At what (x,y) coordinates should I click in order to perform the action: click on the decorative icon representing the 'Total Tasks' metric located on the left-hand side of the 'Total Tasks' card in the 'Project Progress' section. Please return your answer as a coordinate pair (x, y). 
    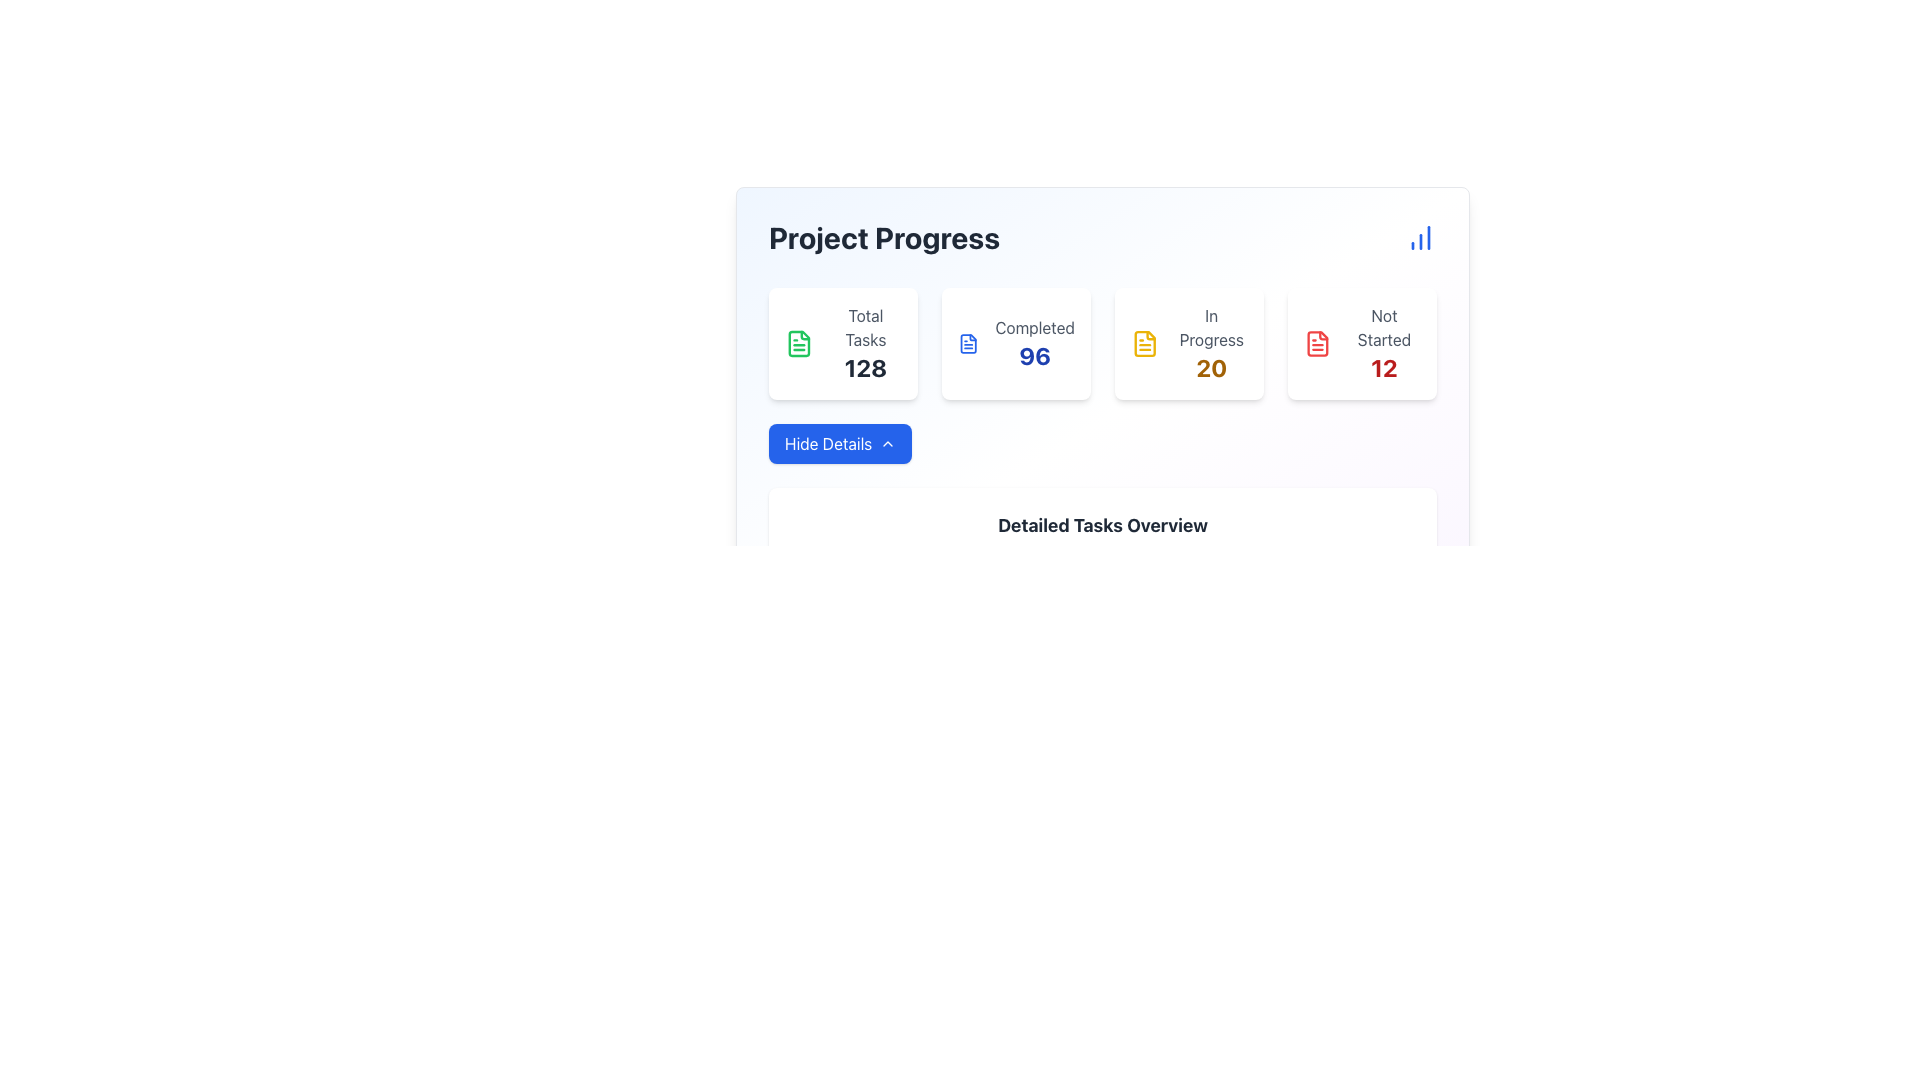
    Looking at the image, I should click on (798, 342).